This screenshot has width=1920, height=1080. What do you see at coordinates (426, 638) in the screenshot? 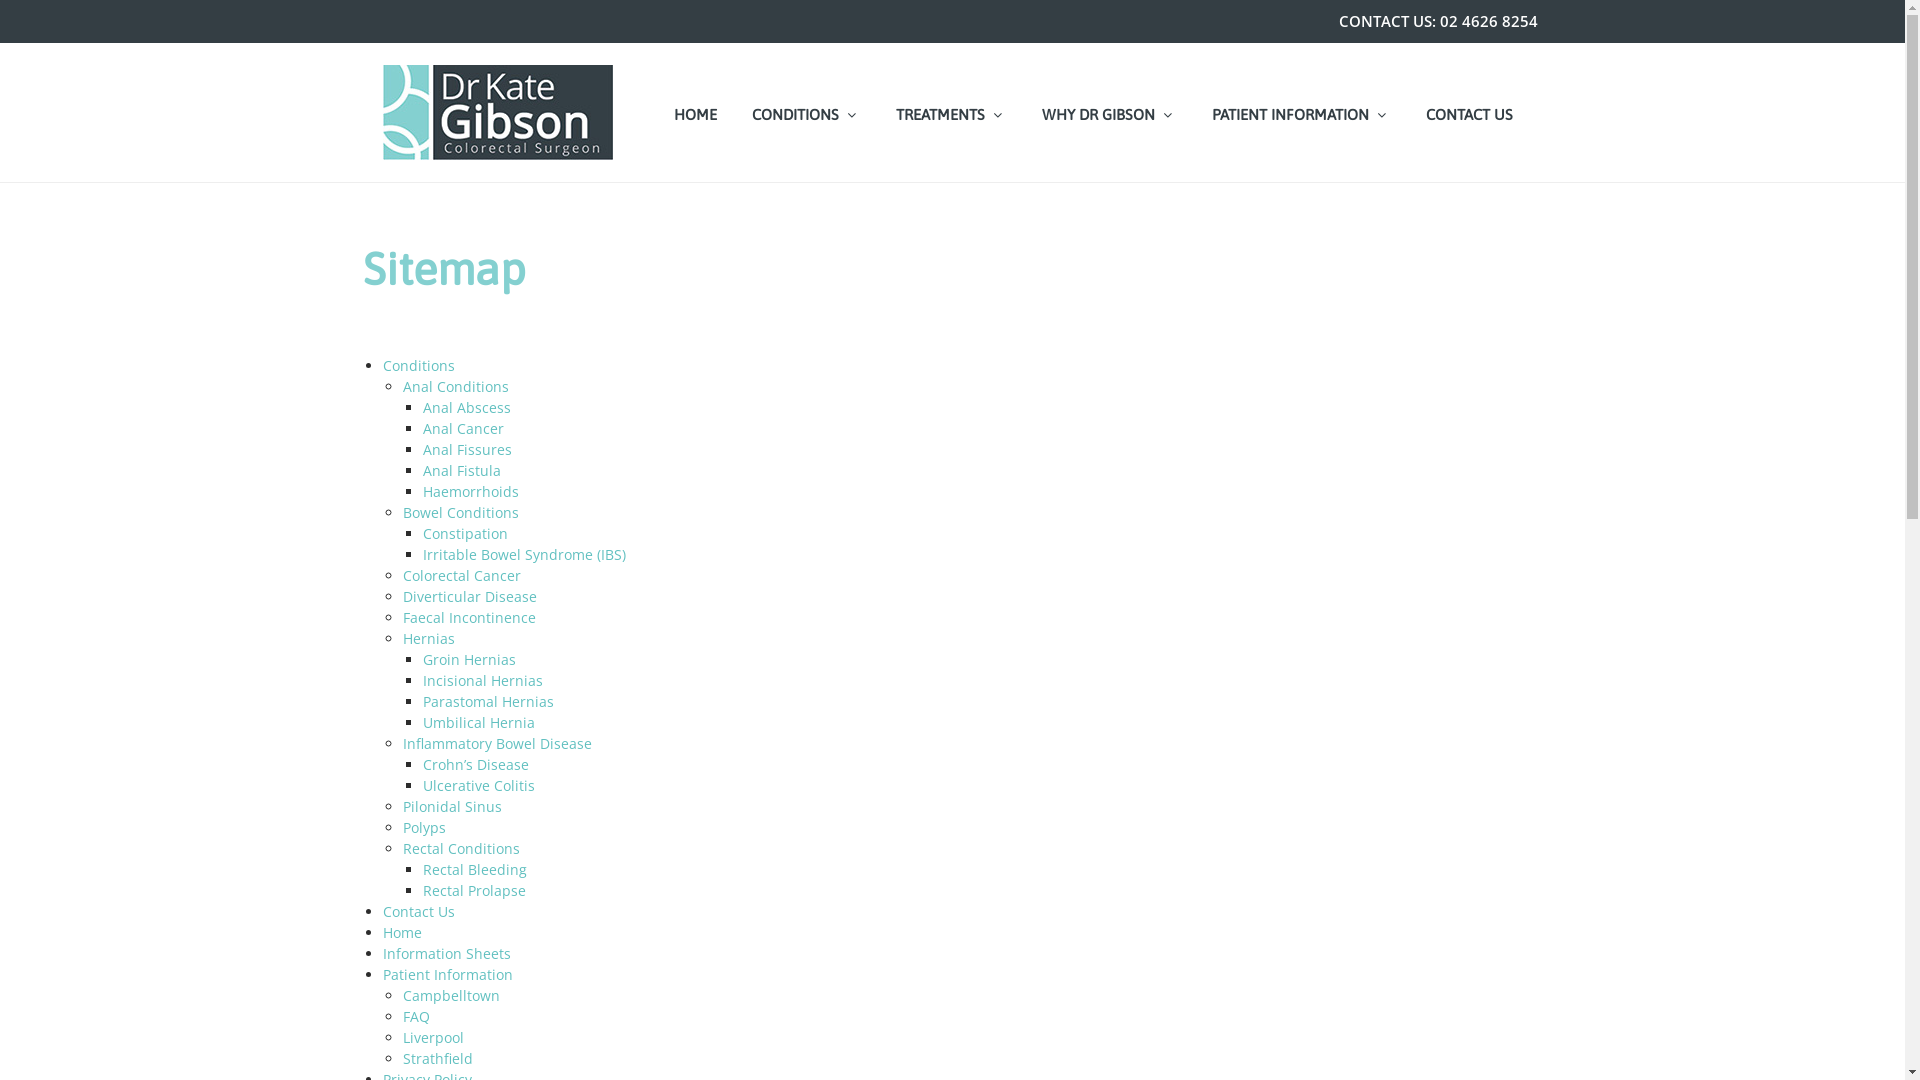
I see `'Hernias'` at bounding box center [426, 638].